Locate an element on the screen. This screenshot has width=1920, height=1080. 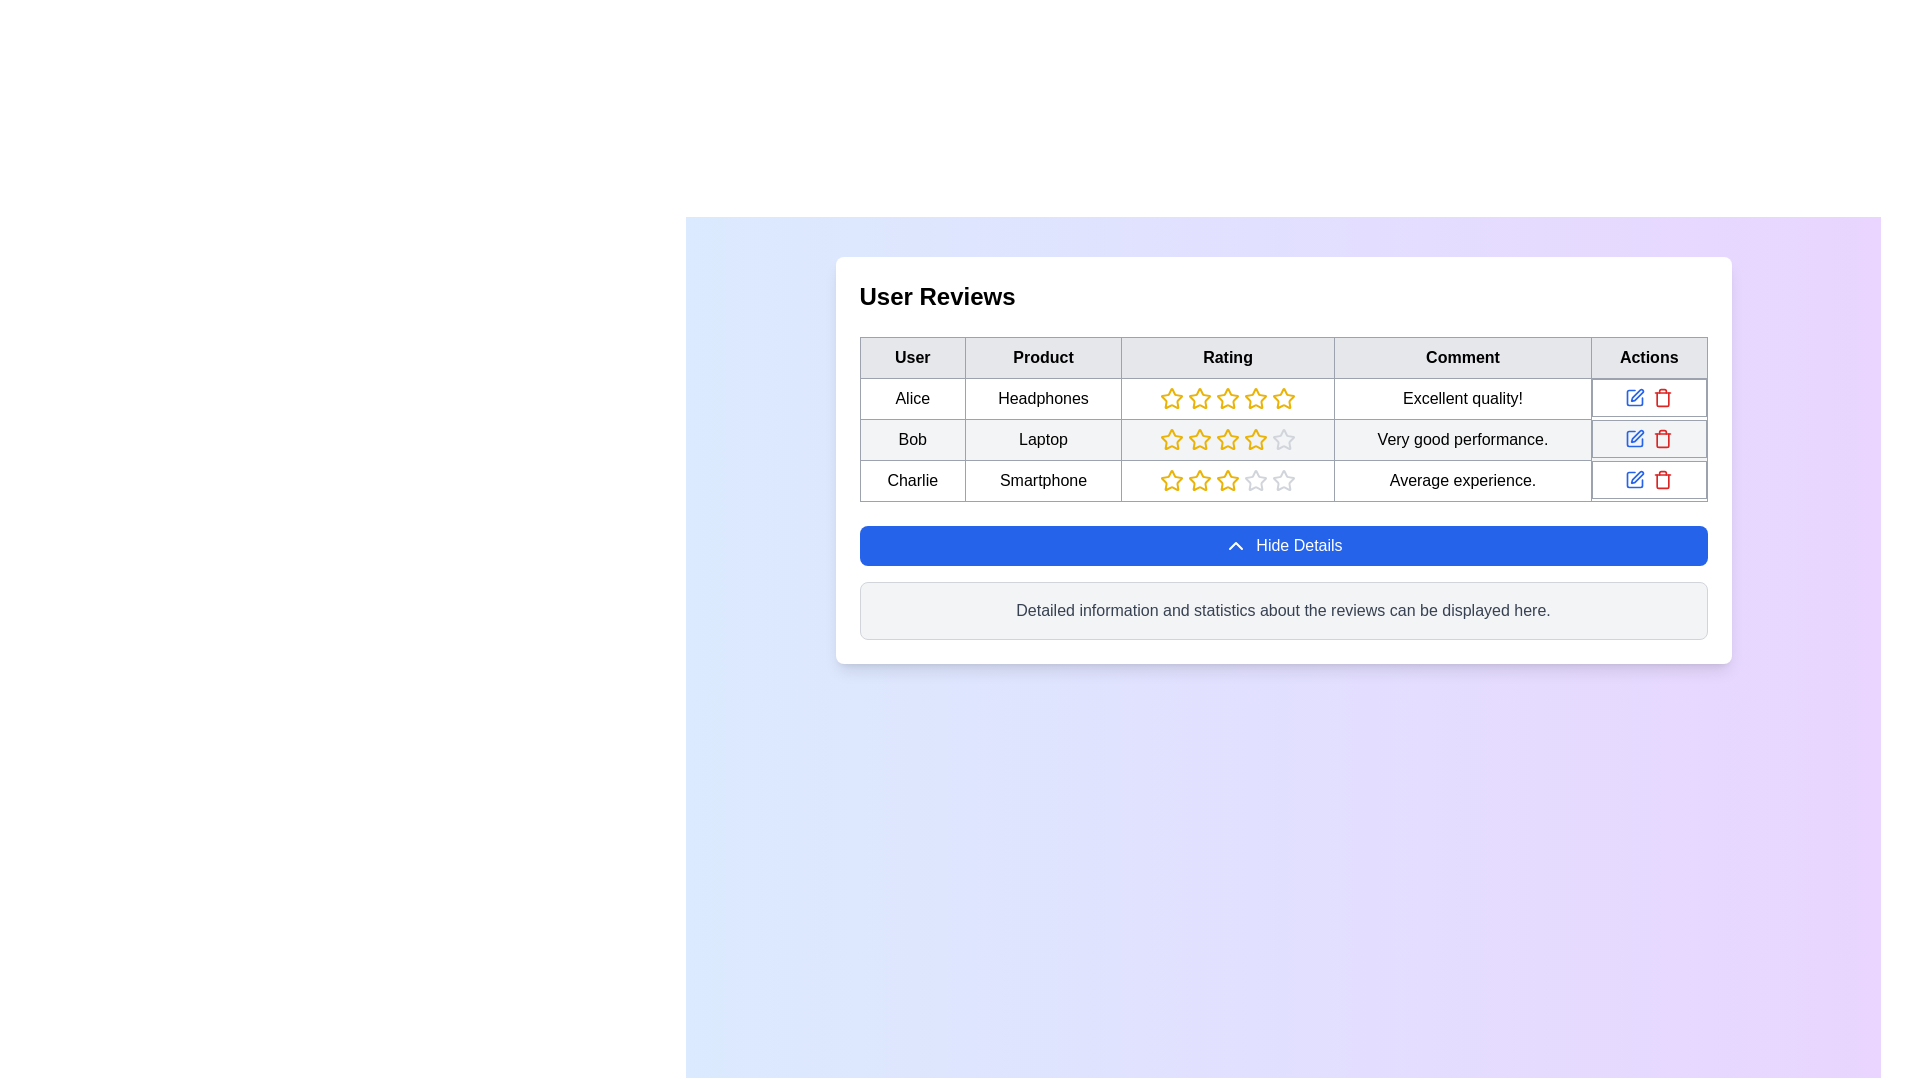
the third star icon in the rating column for the 'Charlie' user entry to reflect a rating is located at coordinates (1227, 480).